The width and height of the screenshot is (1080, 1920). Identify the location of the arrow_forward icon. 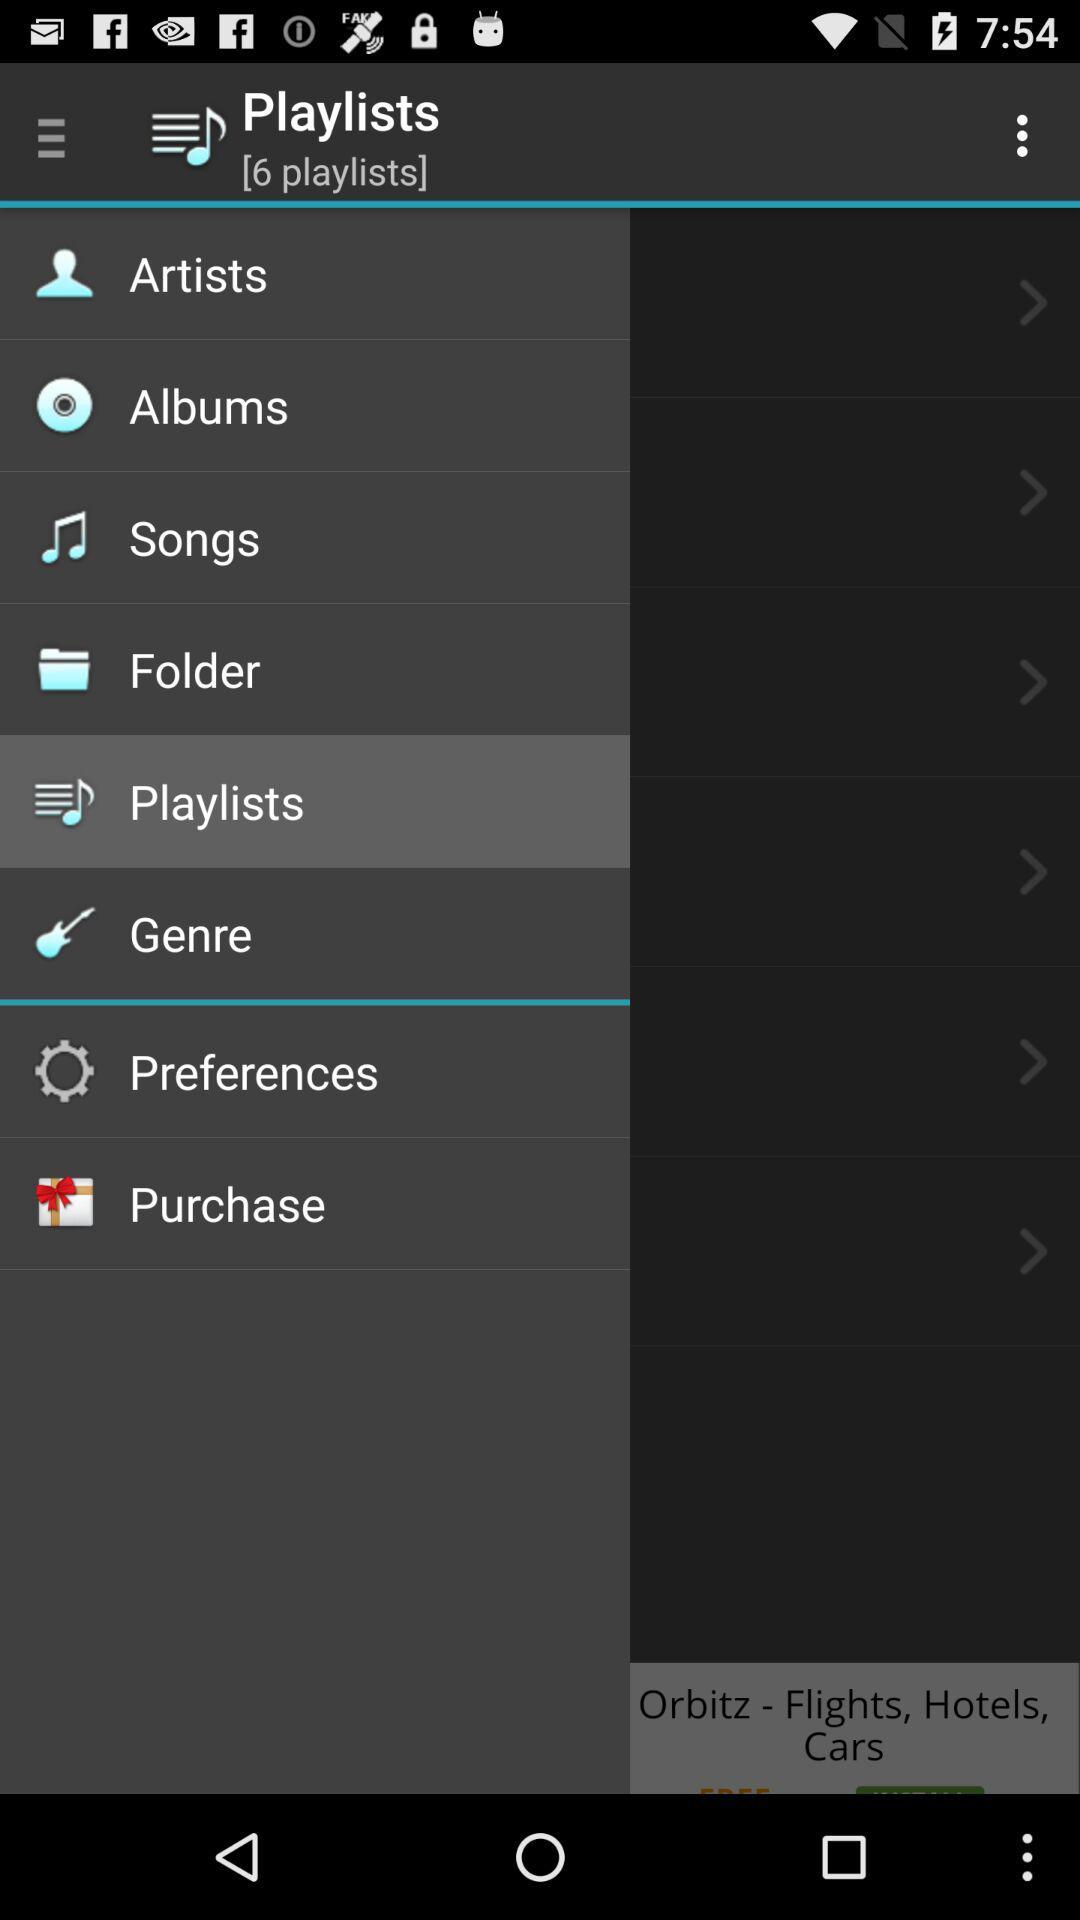
(993, 931).